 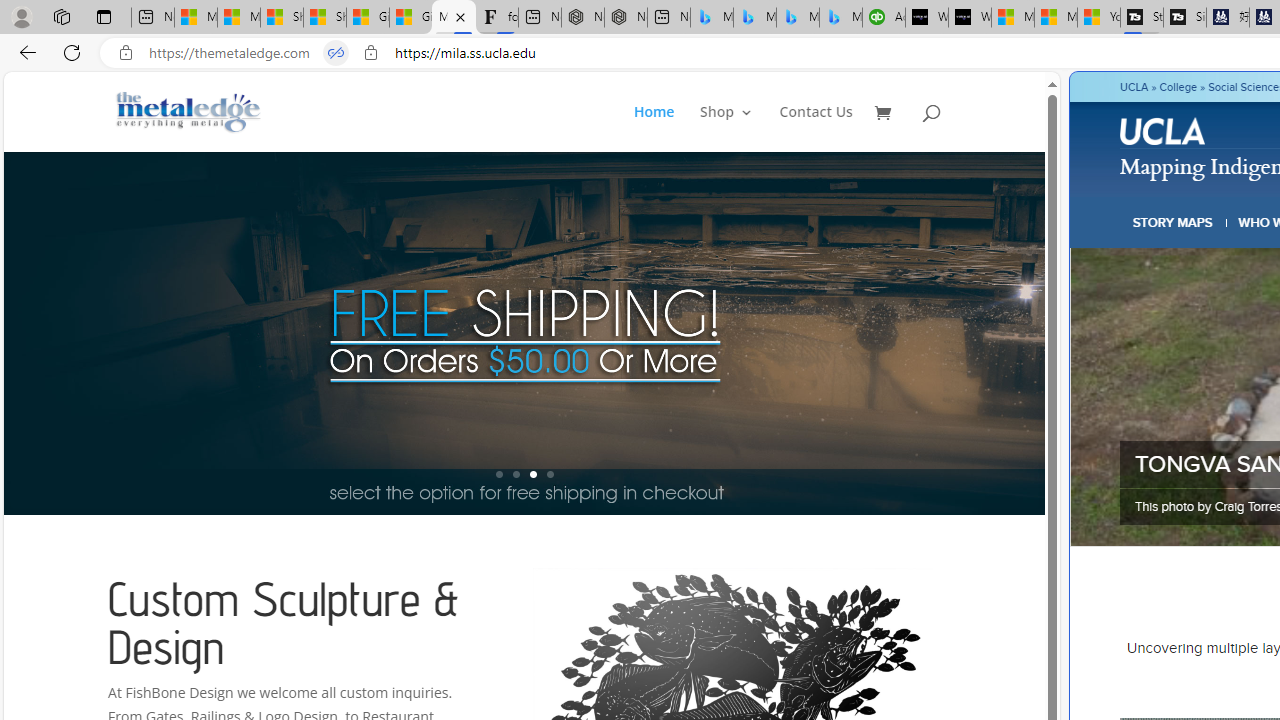 I want to click on 'Contact Us', so click(x=816, y=128).